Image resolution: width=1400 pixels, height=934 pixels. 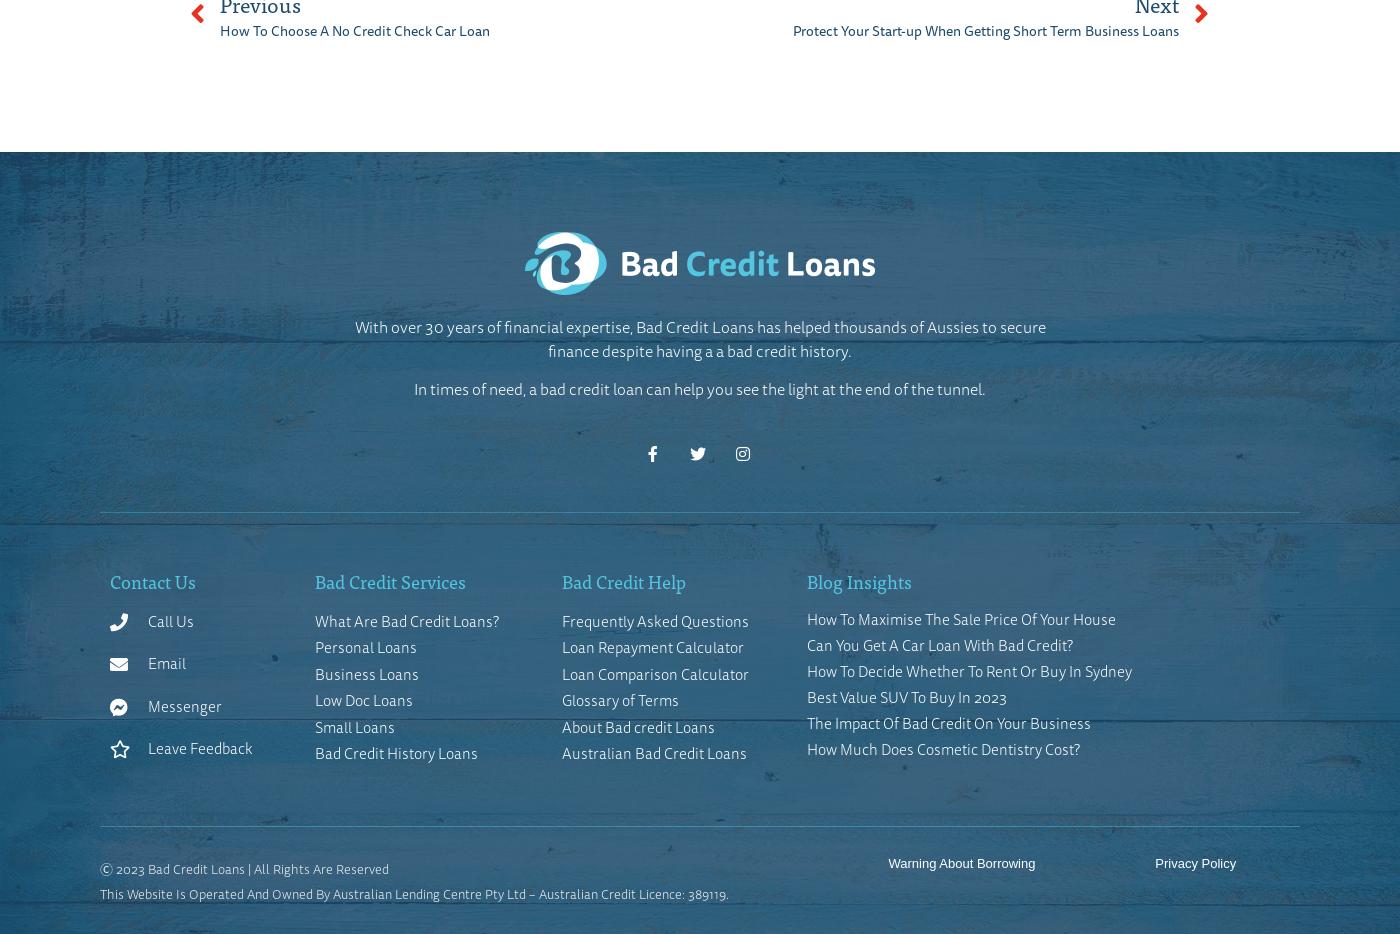 I want to click on 'Small Loans', so click(x=355, y=726).